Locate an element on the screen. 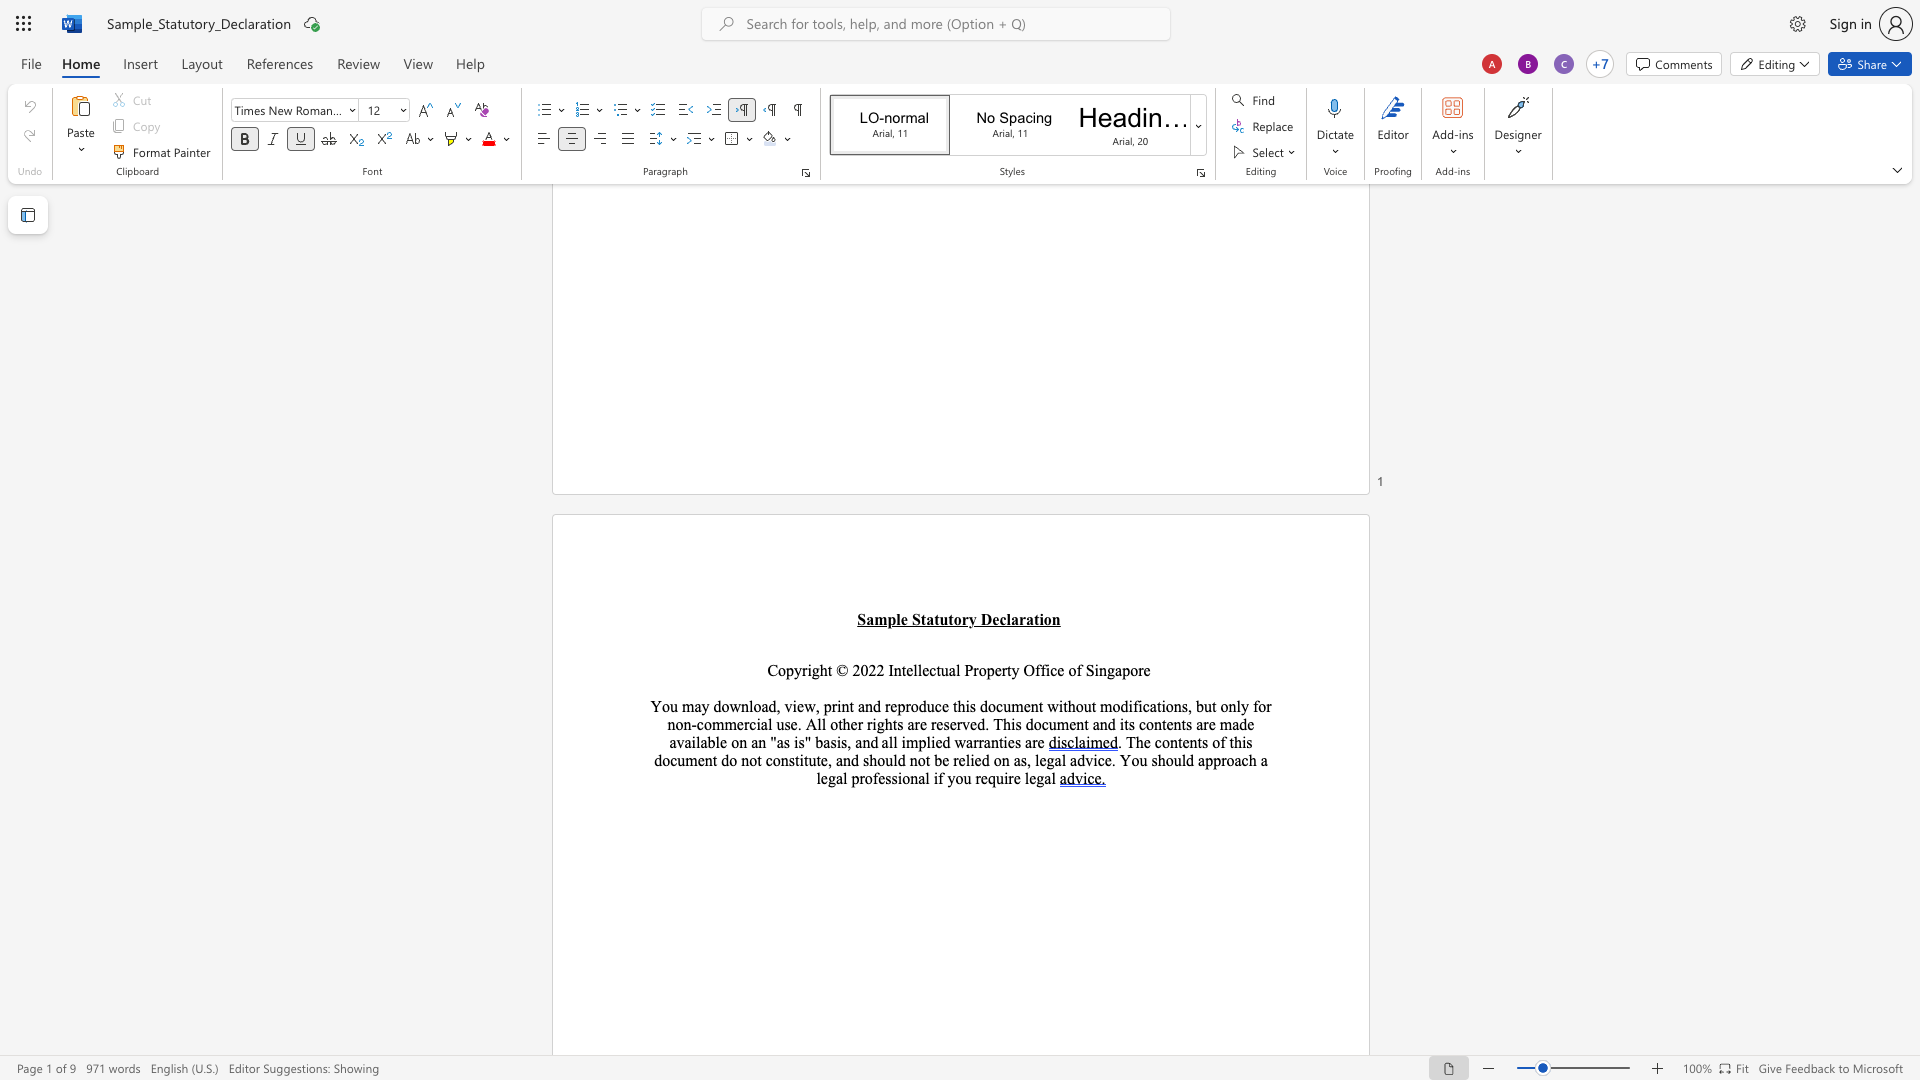  the space between the continuous character "c" and "e" in the text is located at coordinates (1056, 670).